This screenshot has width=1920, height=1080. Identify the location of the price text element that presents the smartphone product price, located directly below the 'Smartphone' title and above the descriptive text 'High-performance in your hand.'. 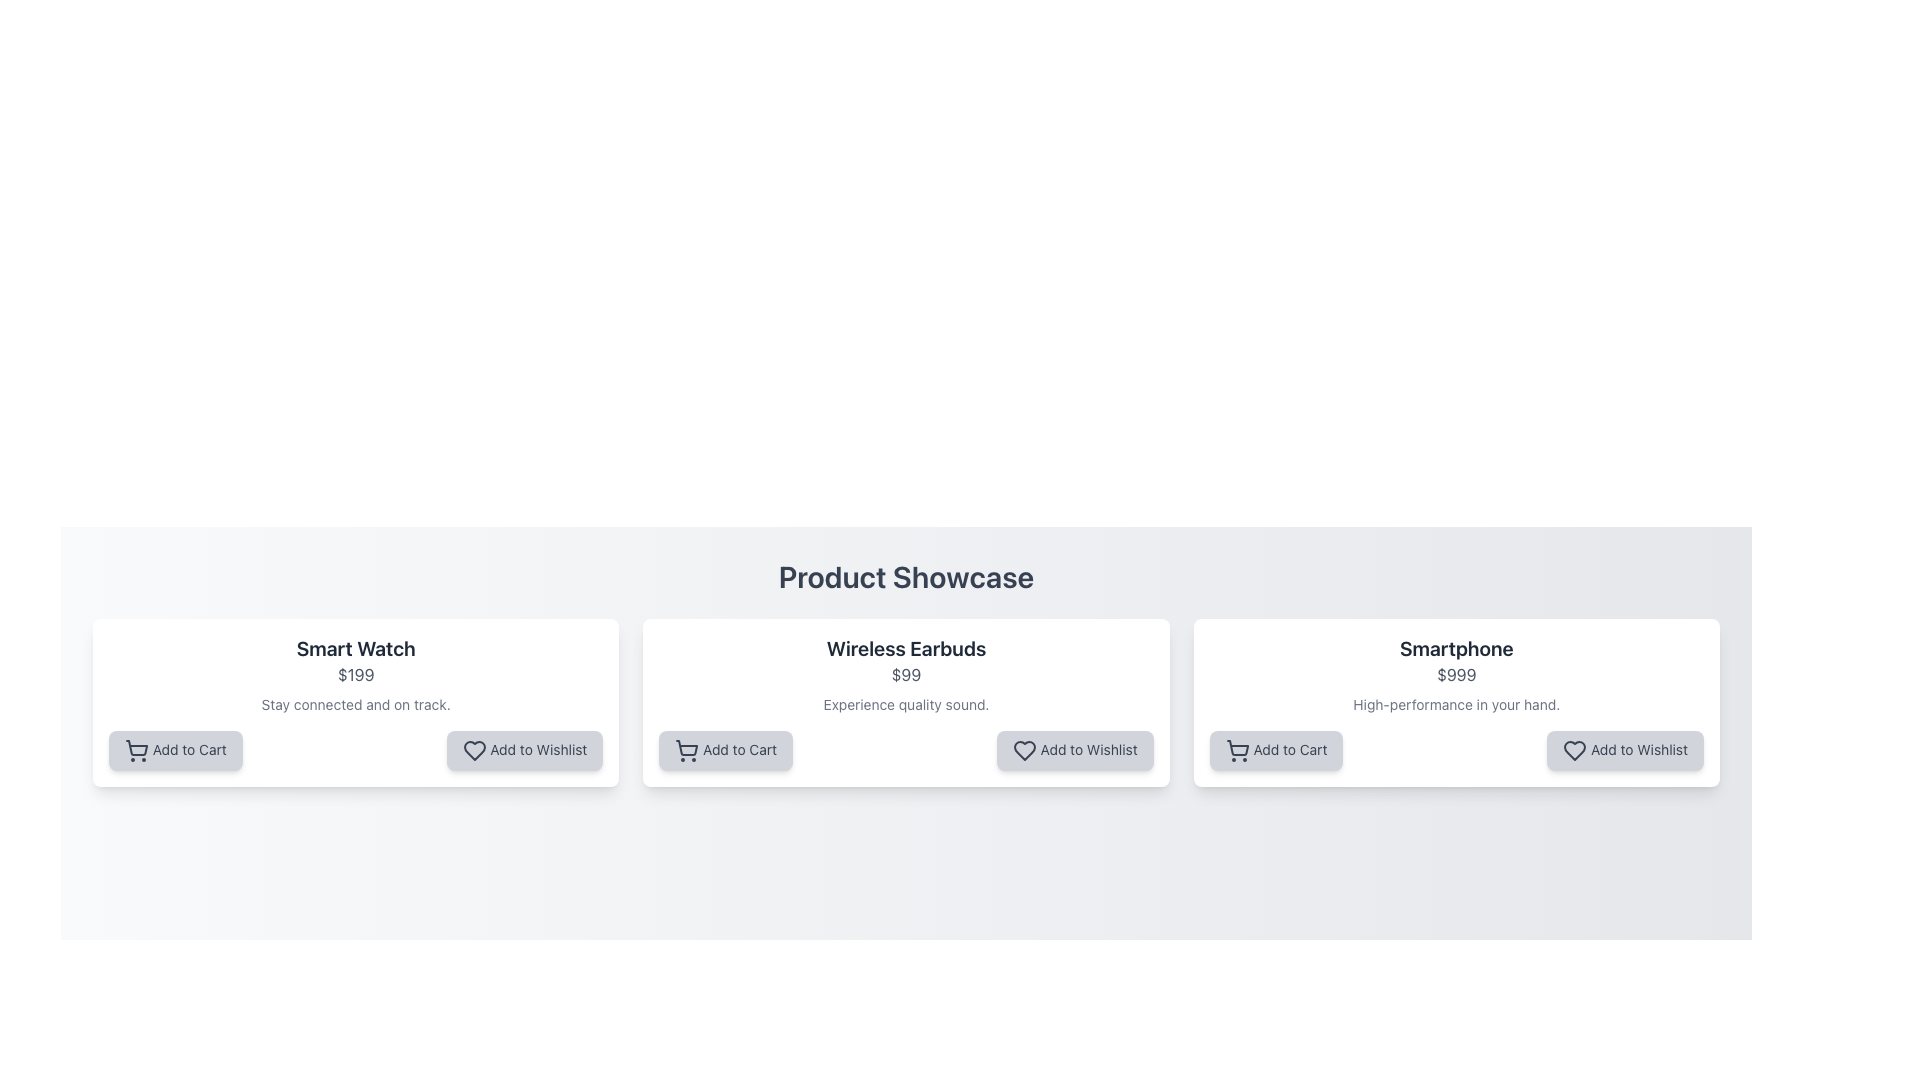
(1456, 675).